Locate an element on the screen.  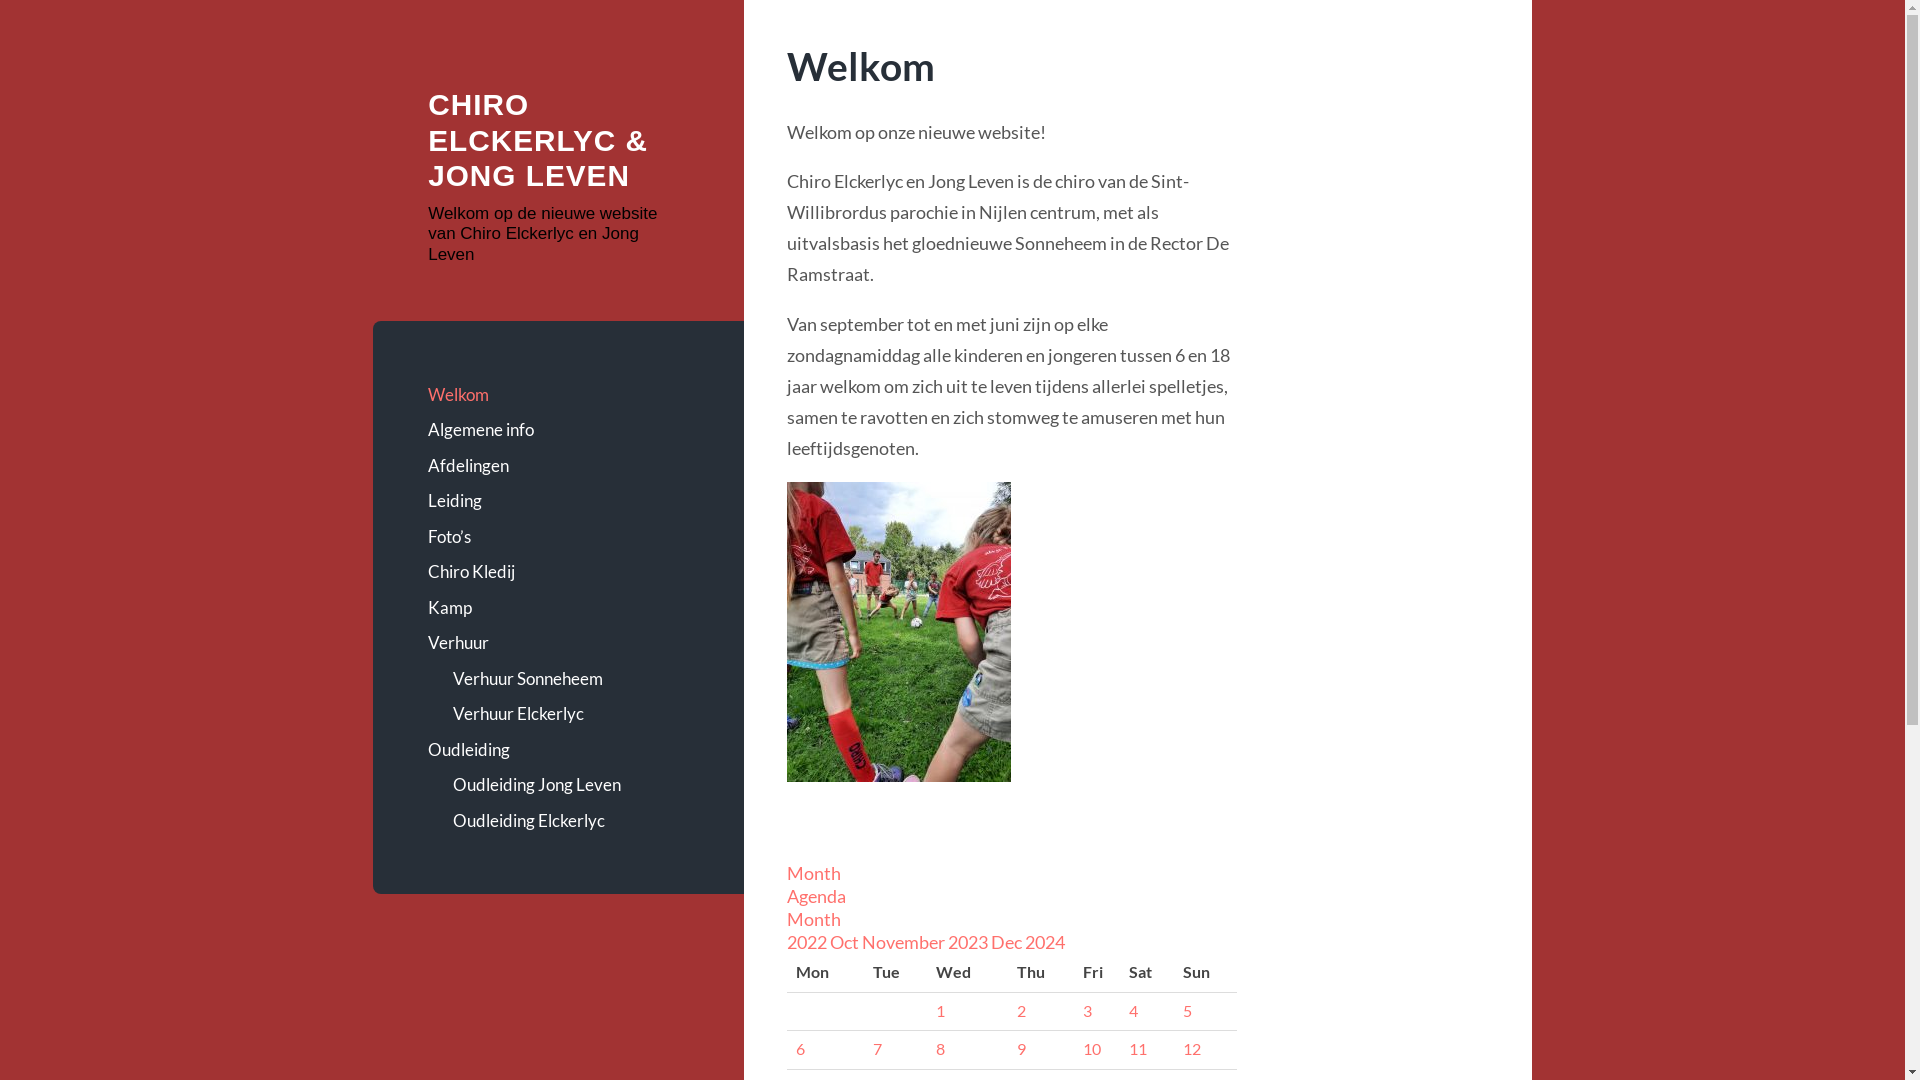
'8' is located at coordinates (935, 1048).